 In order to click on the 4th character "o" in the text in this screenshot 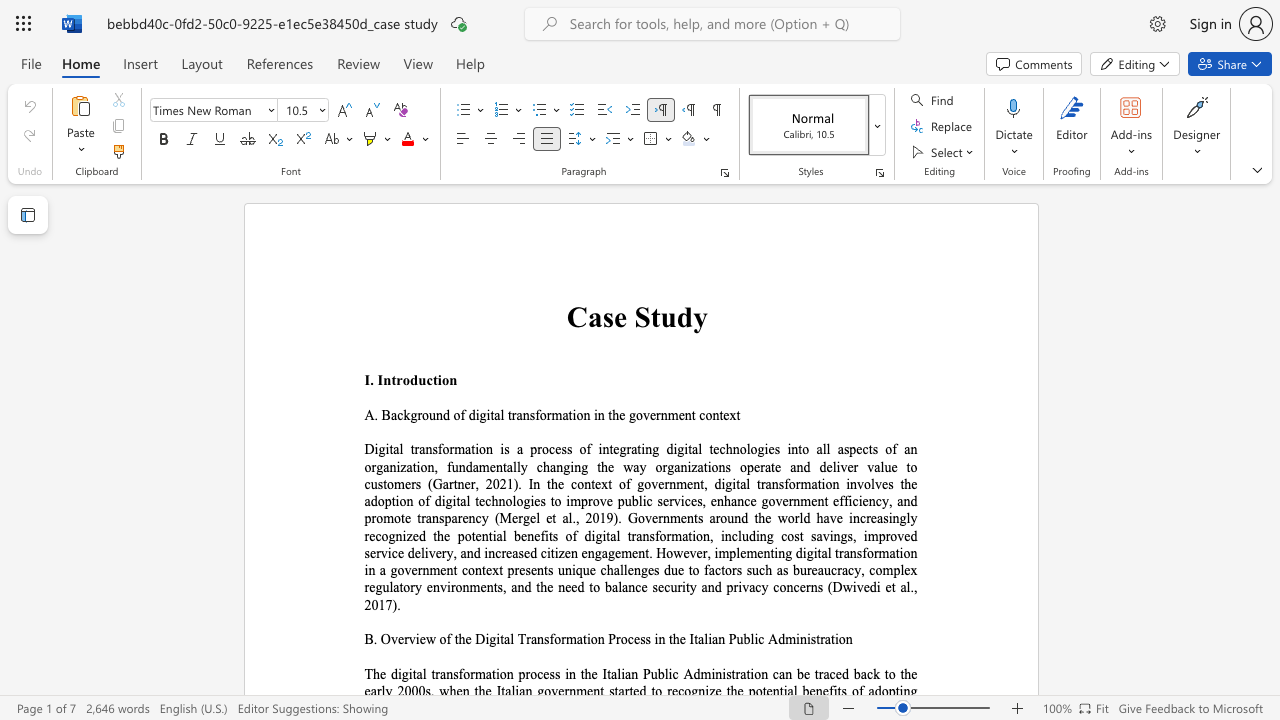, I will do `click(578, 414)`.